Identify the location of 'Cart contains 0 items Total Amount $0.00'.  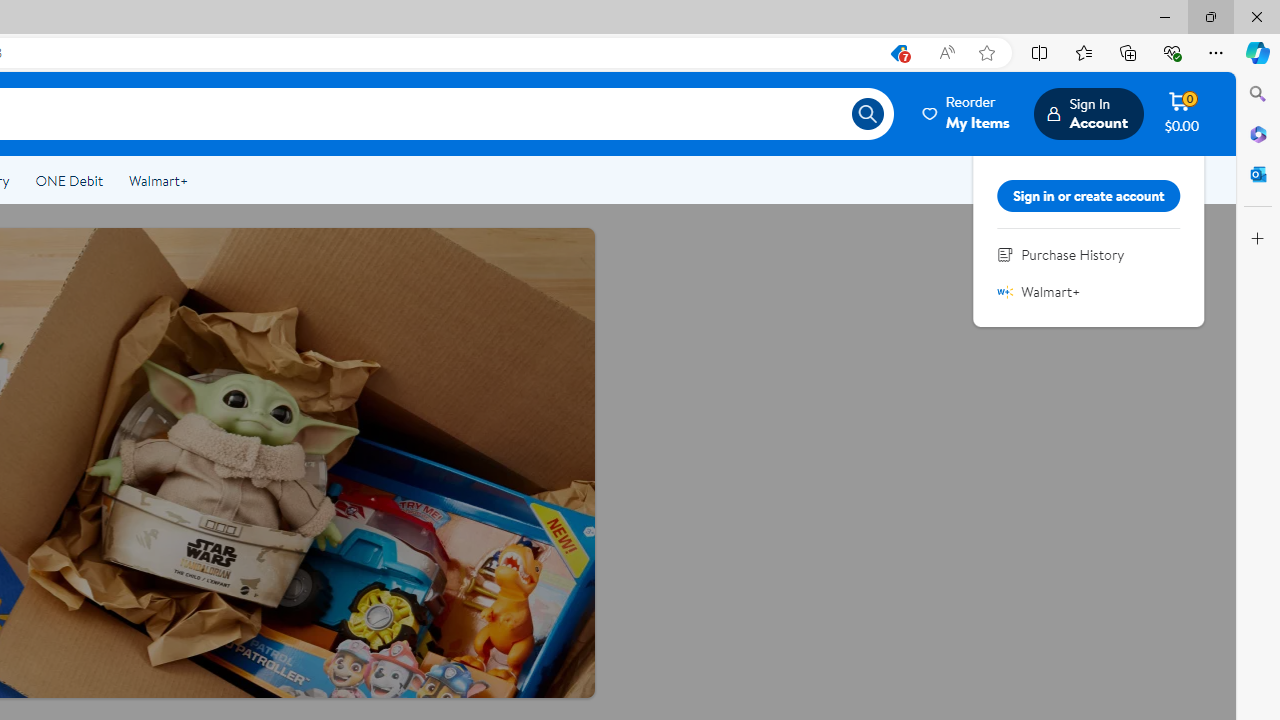
(1182, 113).